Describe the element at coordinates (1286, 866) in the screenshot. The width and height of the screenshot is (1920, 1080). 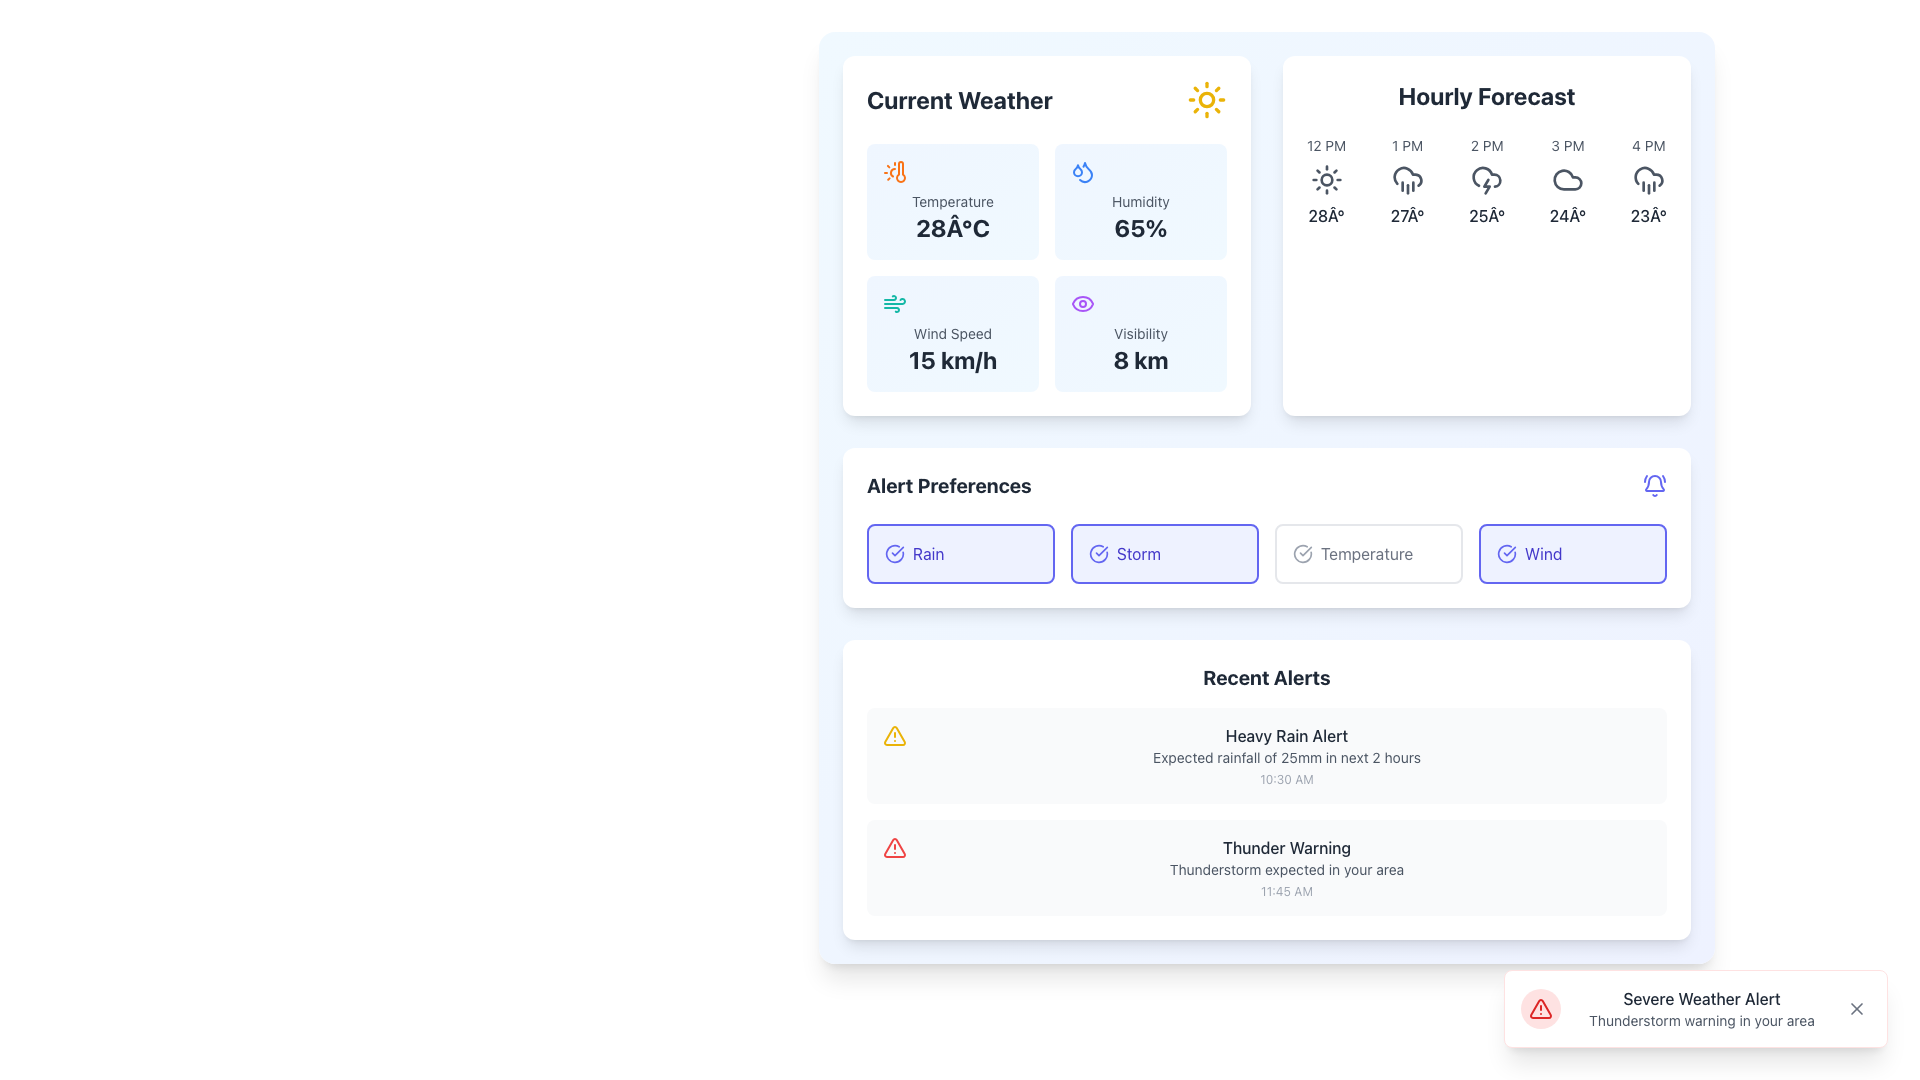
I see `informational text block titled 'Thunder Warning' which includes a description about a thunderstorm and a timestamp` at that location.